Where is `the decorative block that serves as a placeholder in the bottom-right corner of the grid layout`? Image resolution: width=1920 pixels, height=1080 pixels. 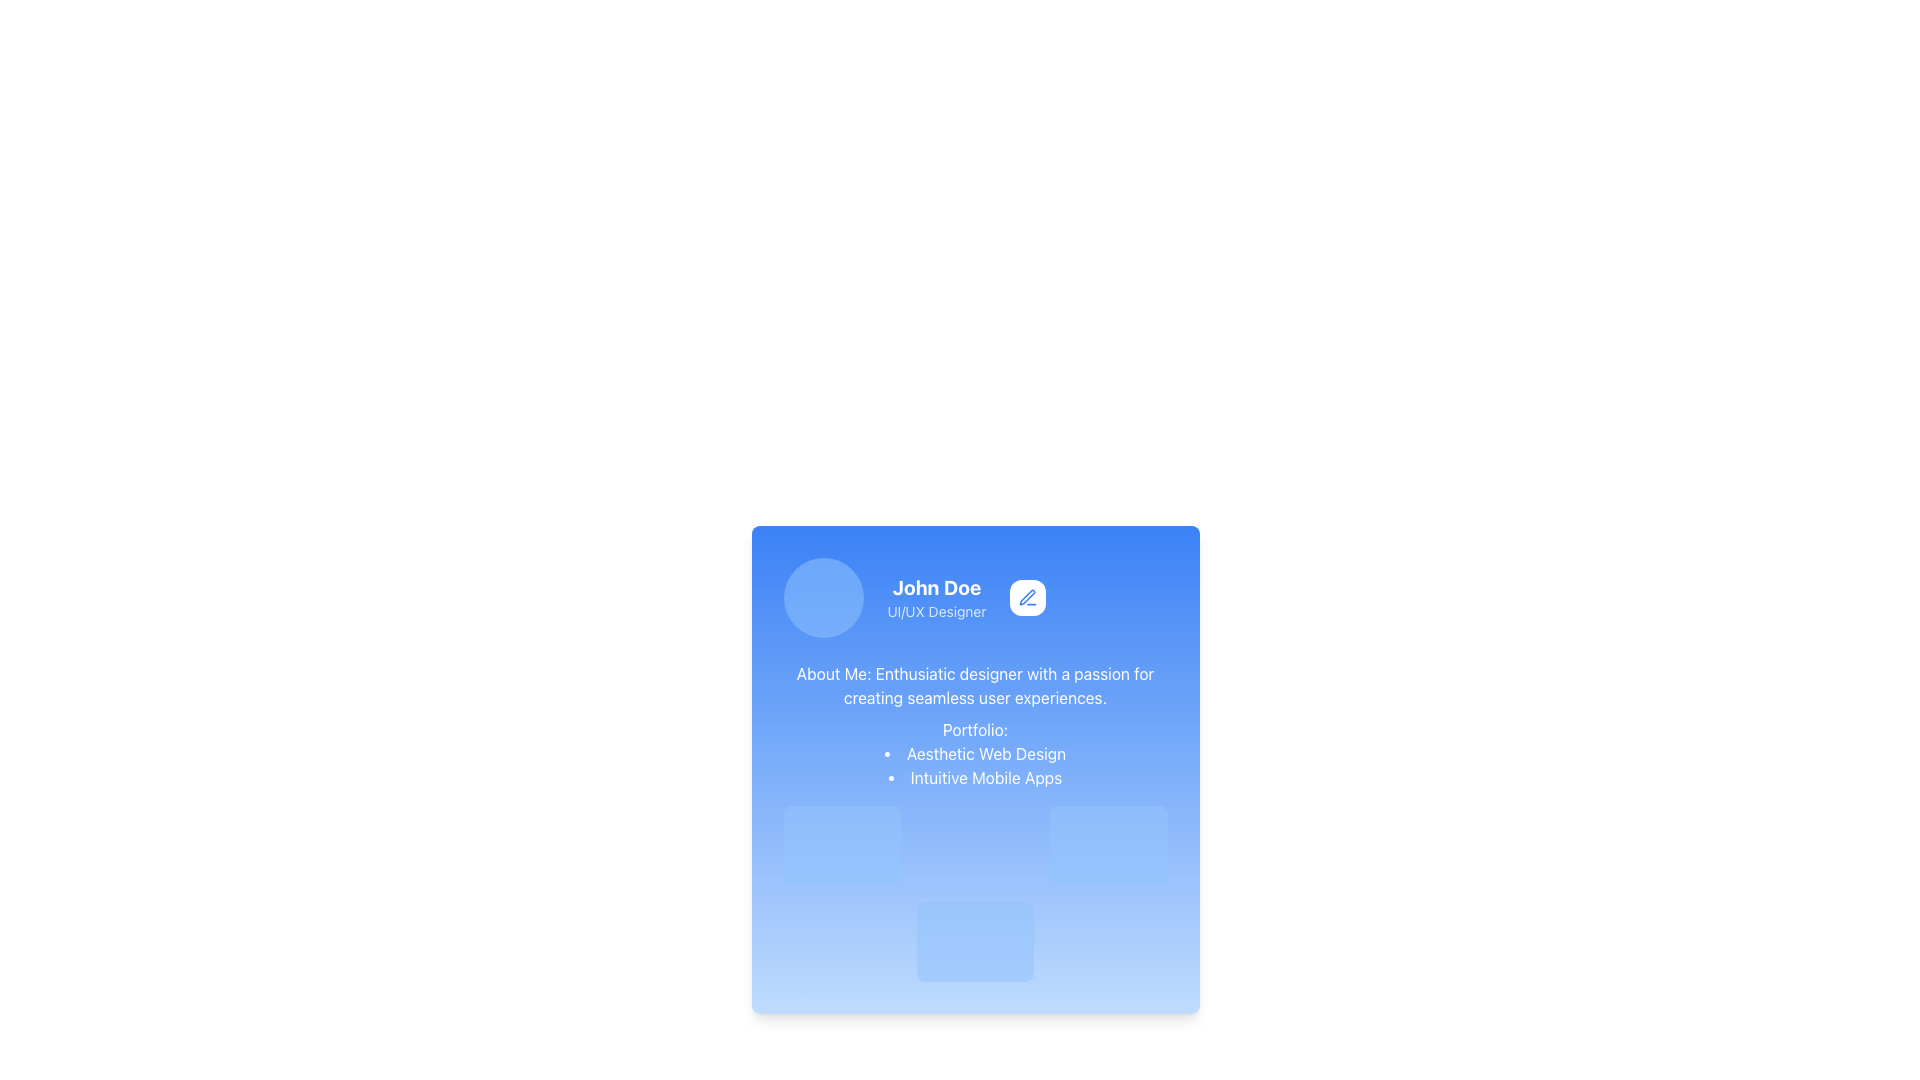
the decorative block that serves as a placeholder in the bottom-right corner of the grid layout is located at coordinates (1107, 941).